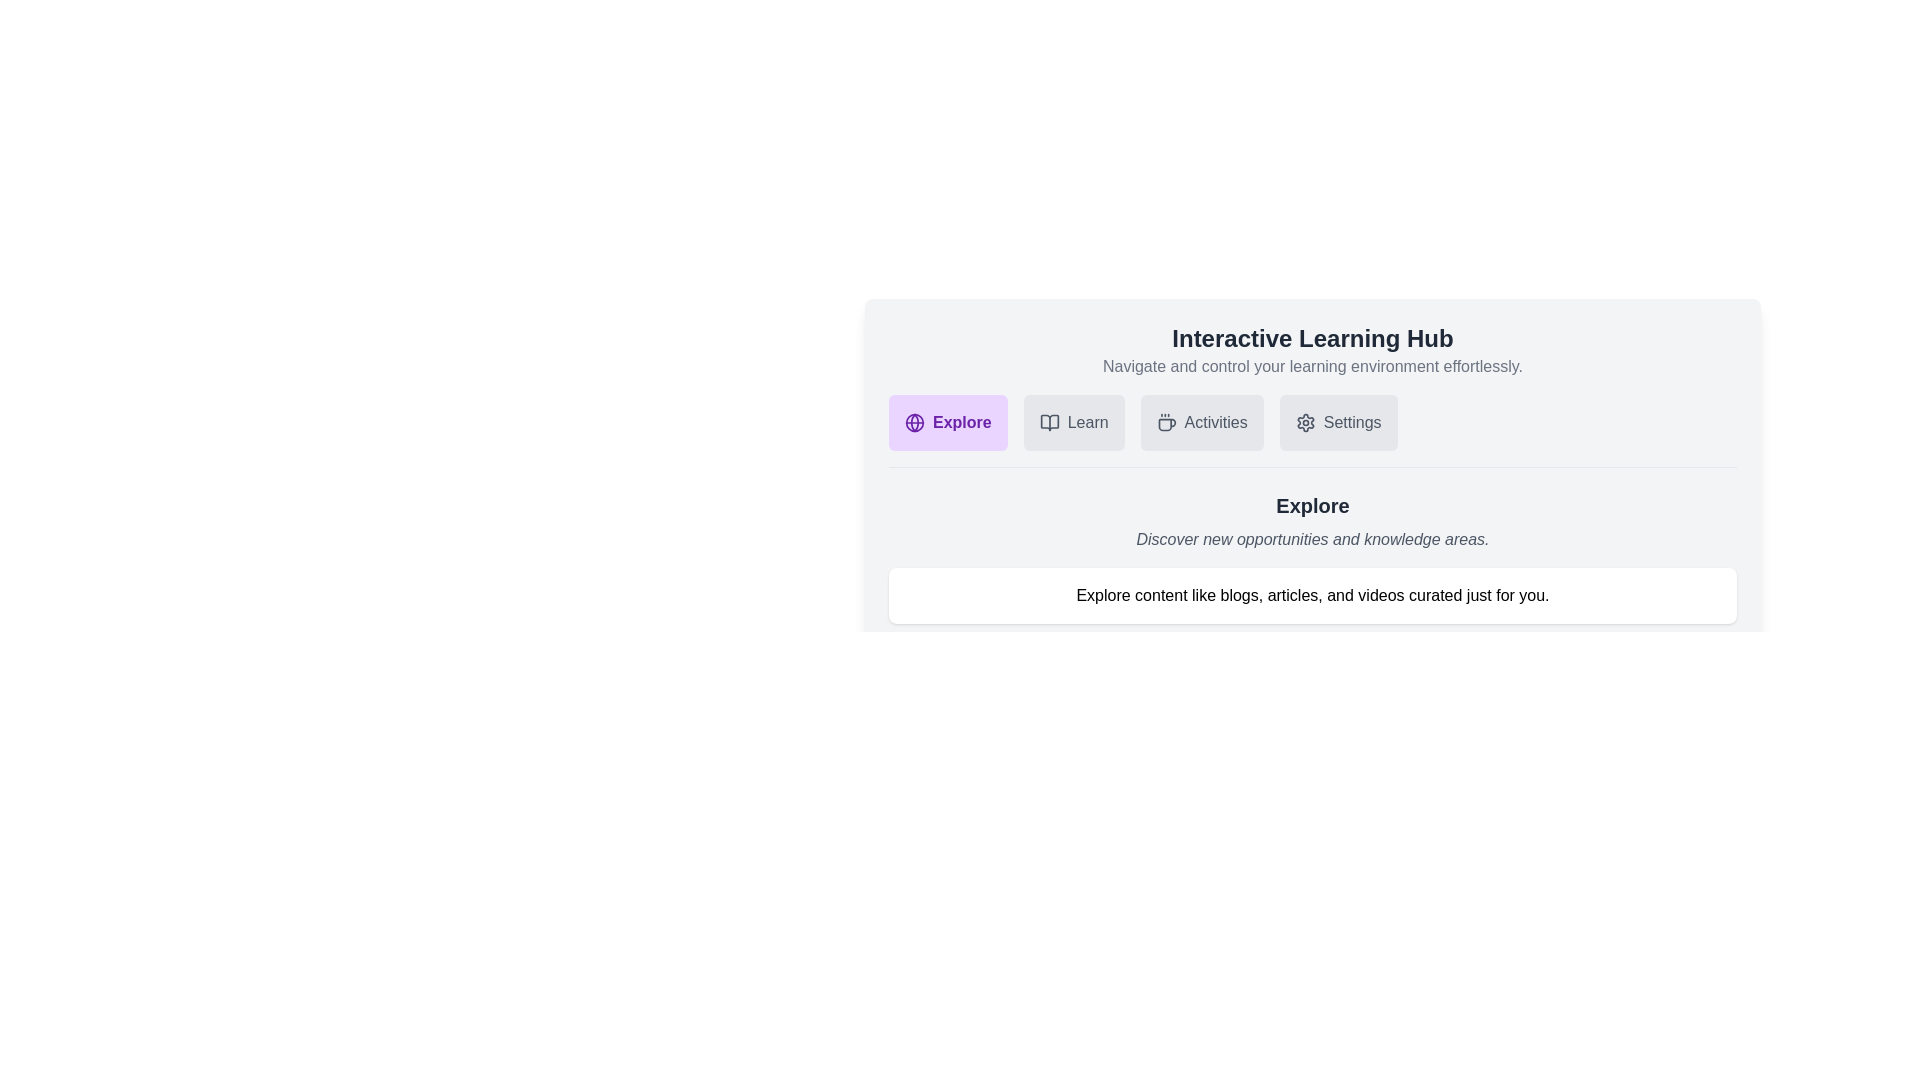 The width and height of the screenshot is (1920, 1080). What do you see at coordinates (914, 422) in the screenshot?
I see `the globe icon located to the left of the 'Explore' text in the button group for exploration-related actions` at bounding box center [914, 422].